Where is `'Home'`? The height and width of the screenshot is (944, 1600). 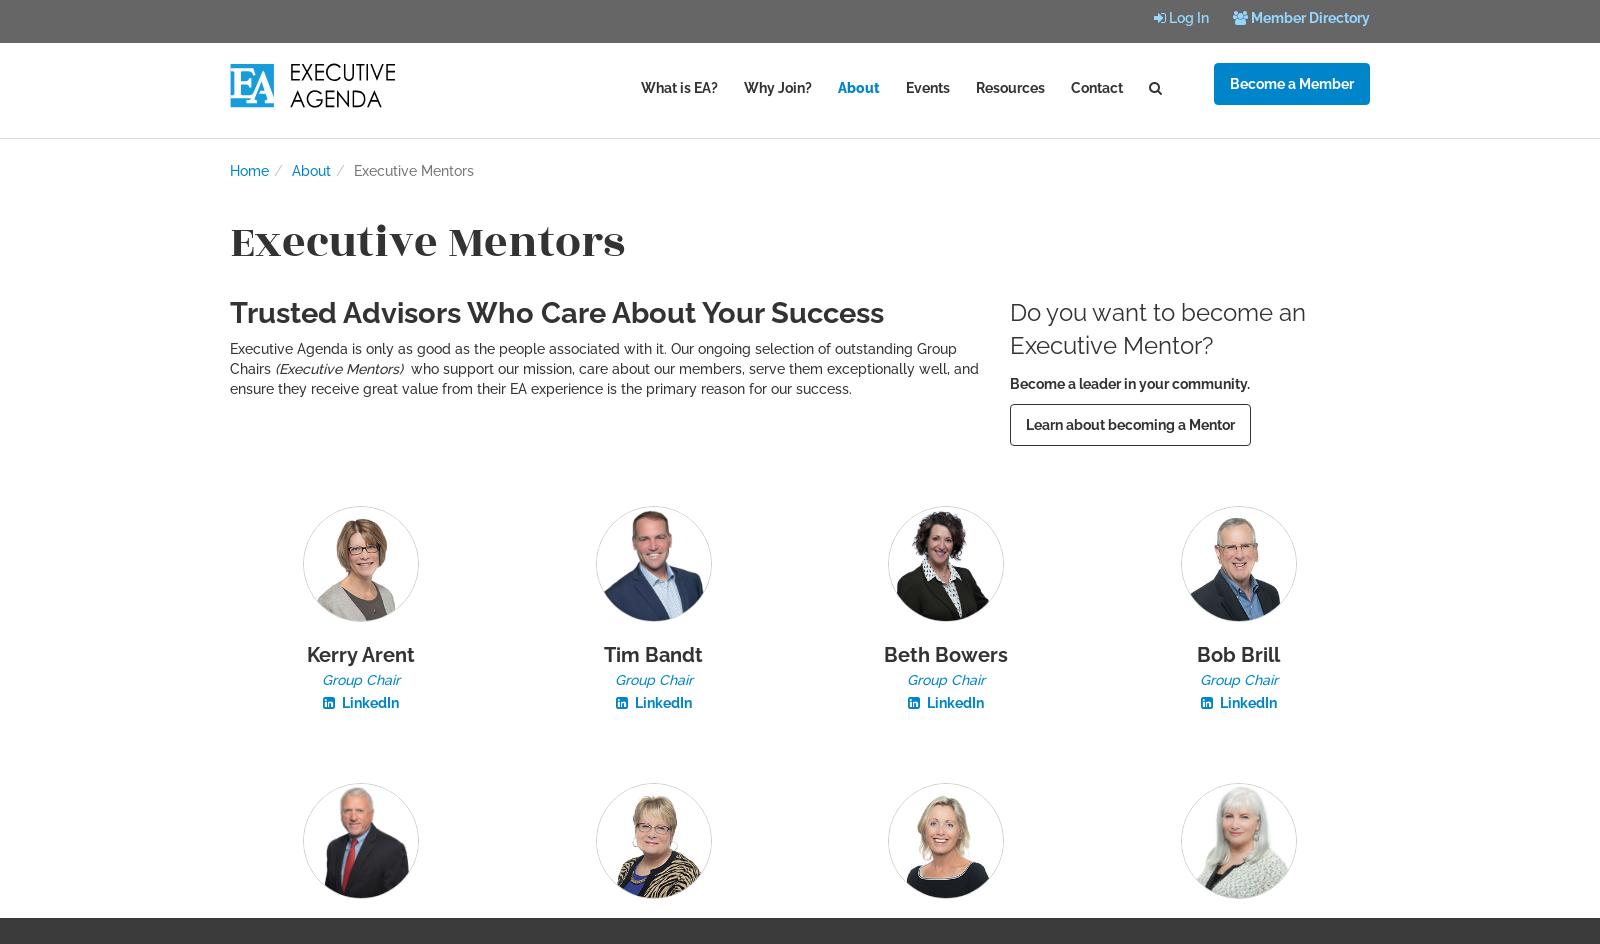
'Home' is located at coordinates (249, 170).